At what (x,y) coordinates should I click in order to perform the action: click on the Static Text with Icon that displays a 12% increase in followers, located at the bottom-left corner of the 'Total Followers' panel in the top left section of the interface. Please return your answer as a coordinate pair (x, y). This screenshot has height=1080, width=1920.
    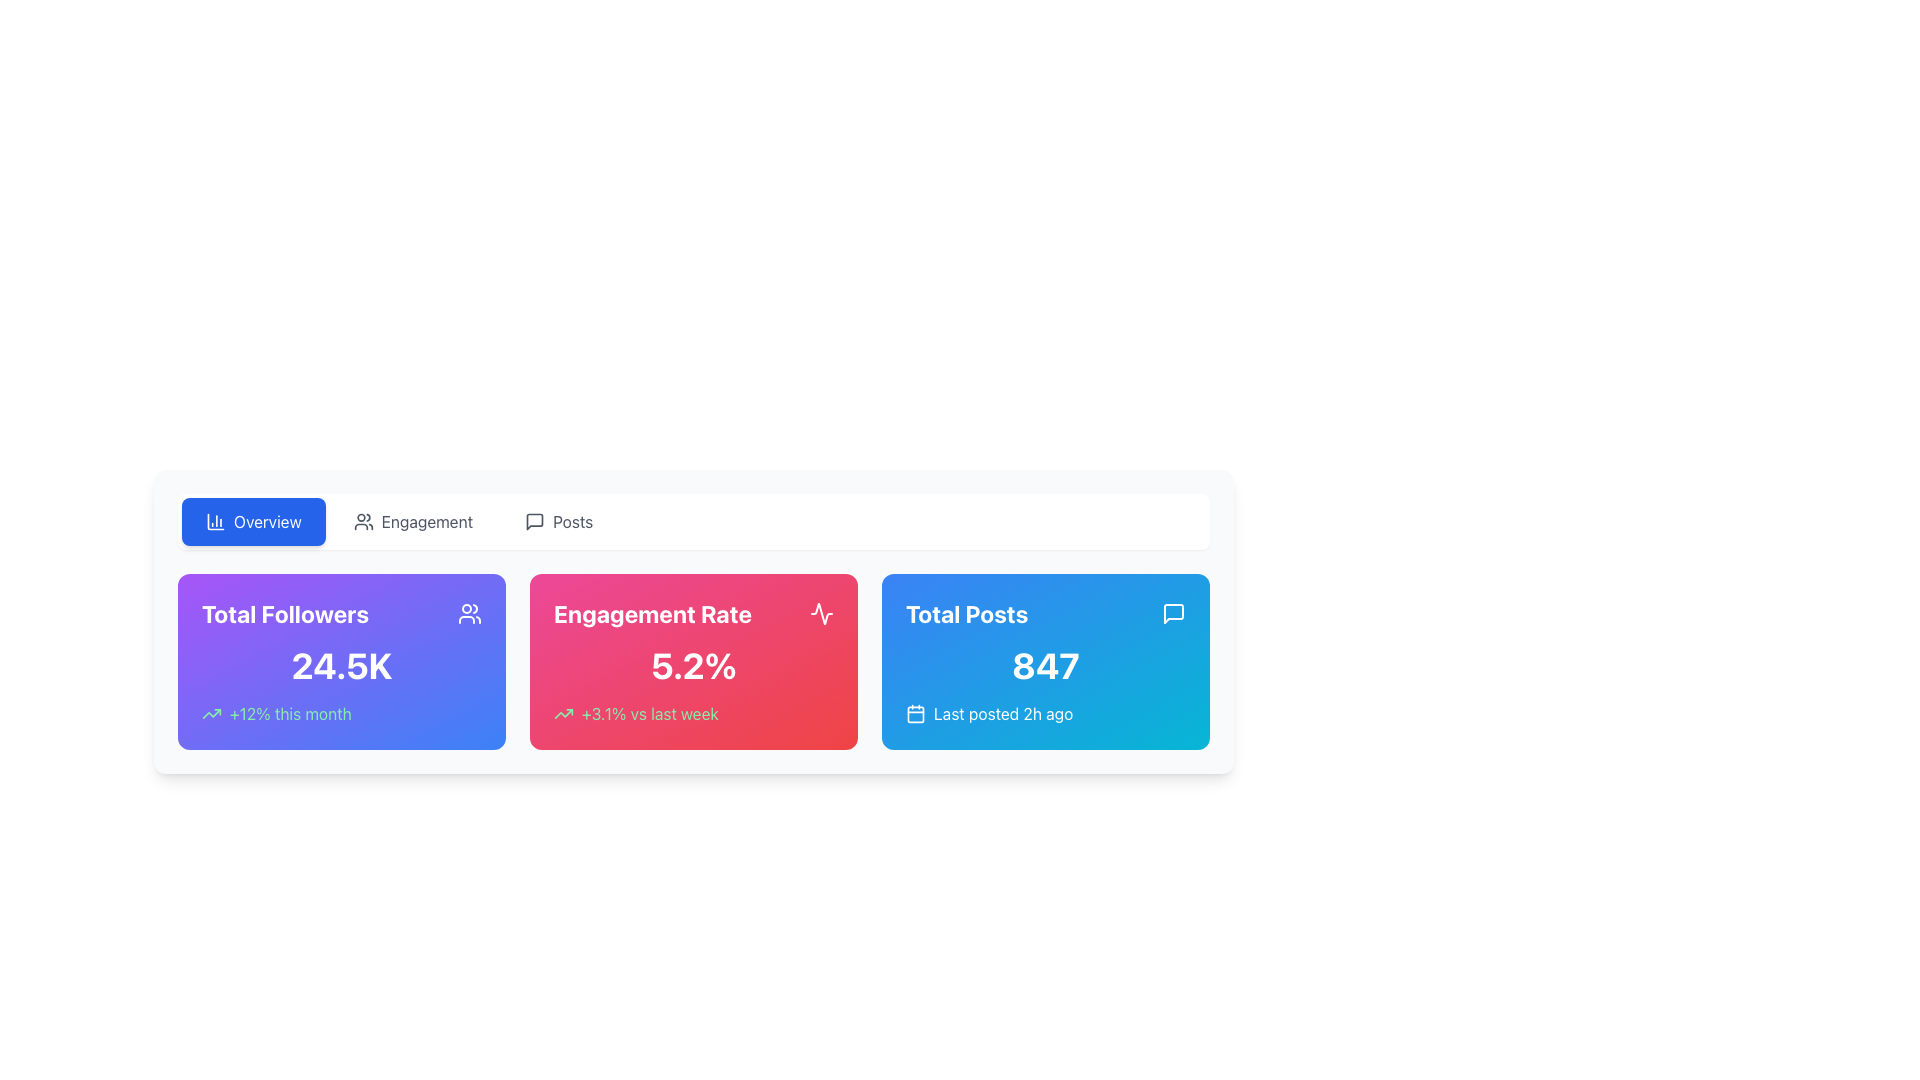
    Looking at the image, I should click on (341, 712).